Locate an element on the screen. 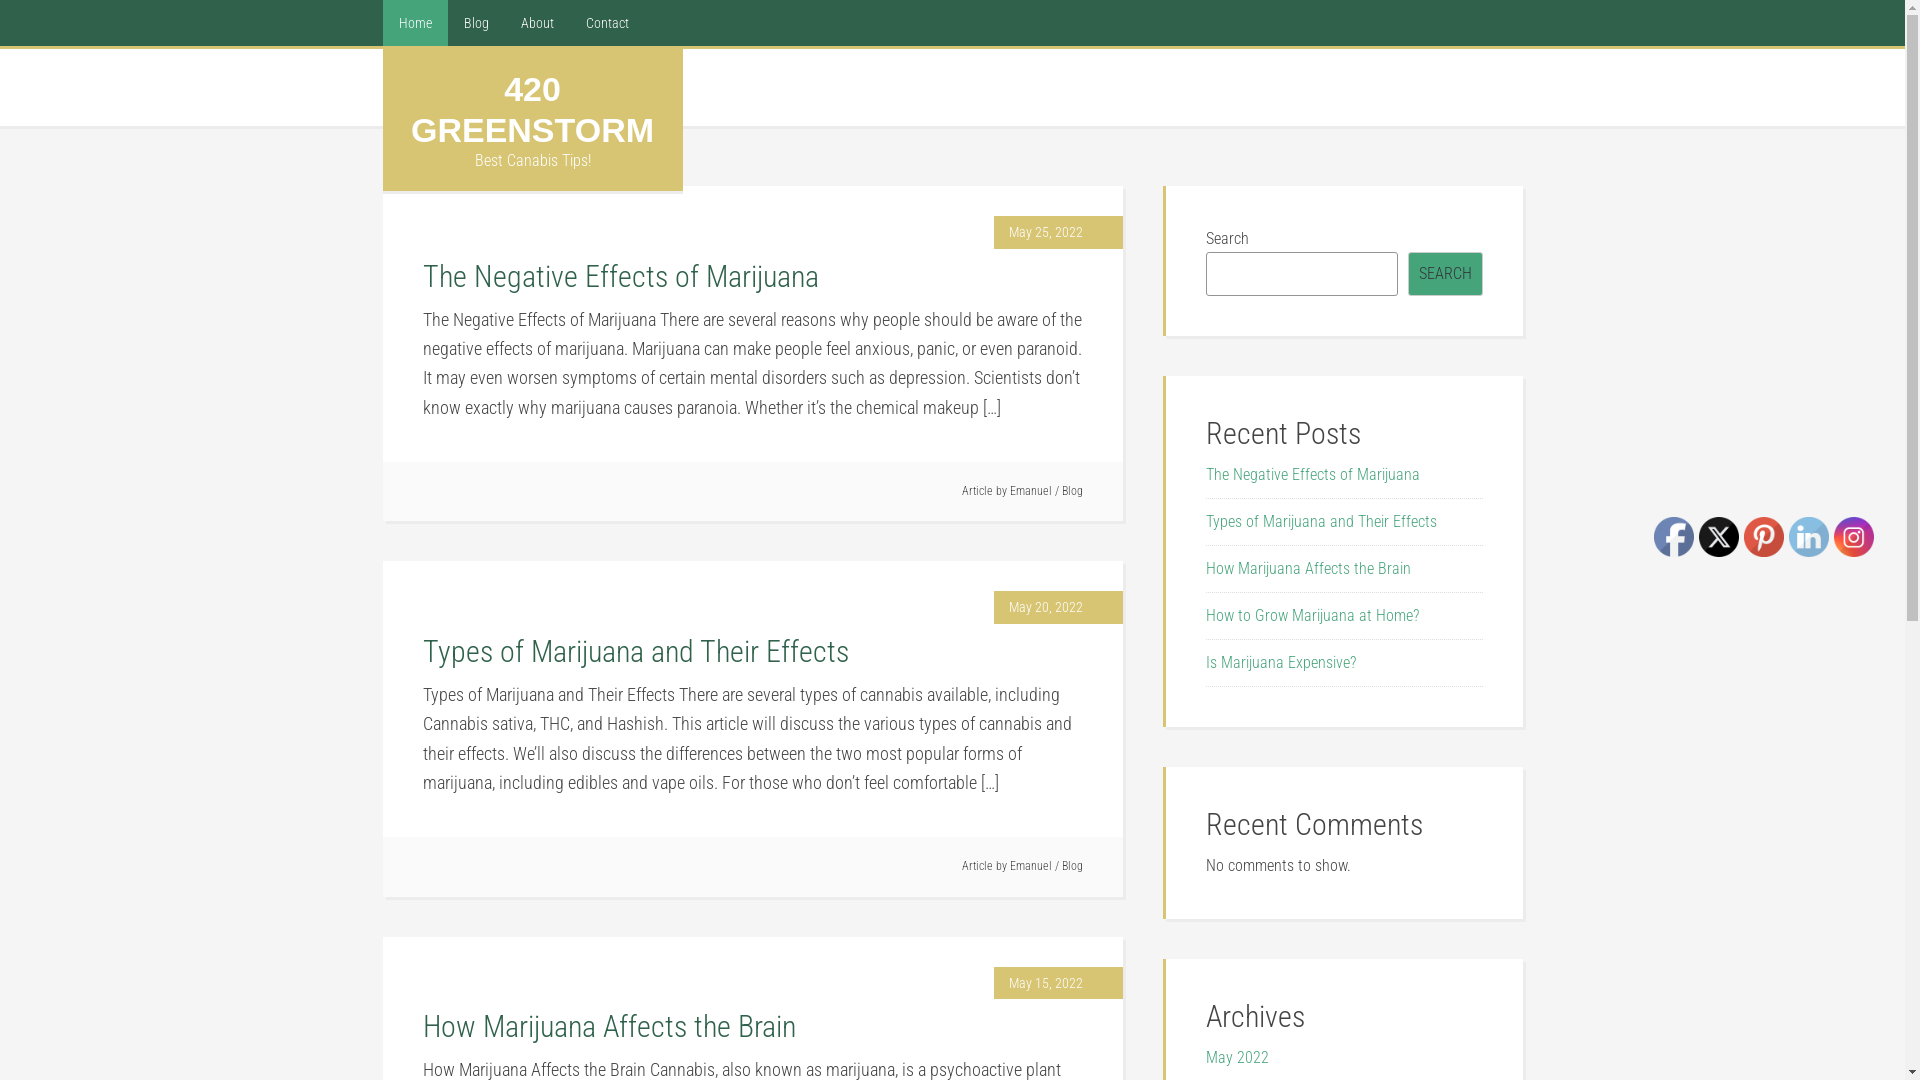 This screenshot has width=1920, height=1080. 'Twitter' is located at coordinates (1717, 535).